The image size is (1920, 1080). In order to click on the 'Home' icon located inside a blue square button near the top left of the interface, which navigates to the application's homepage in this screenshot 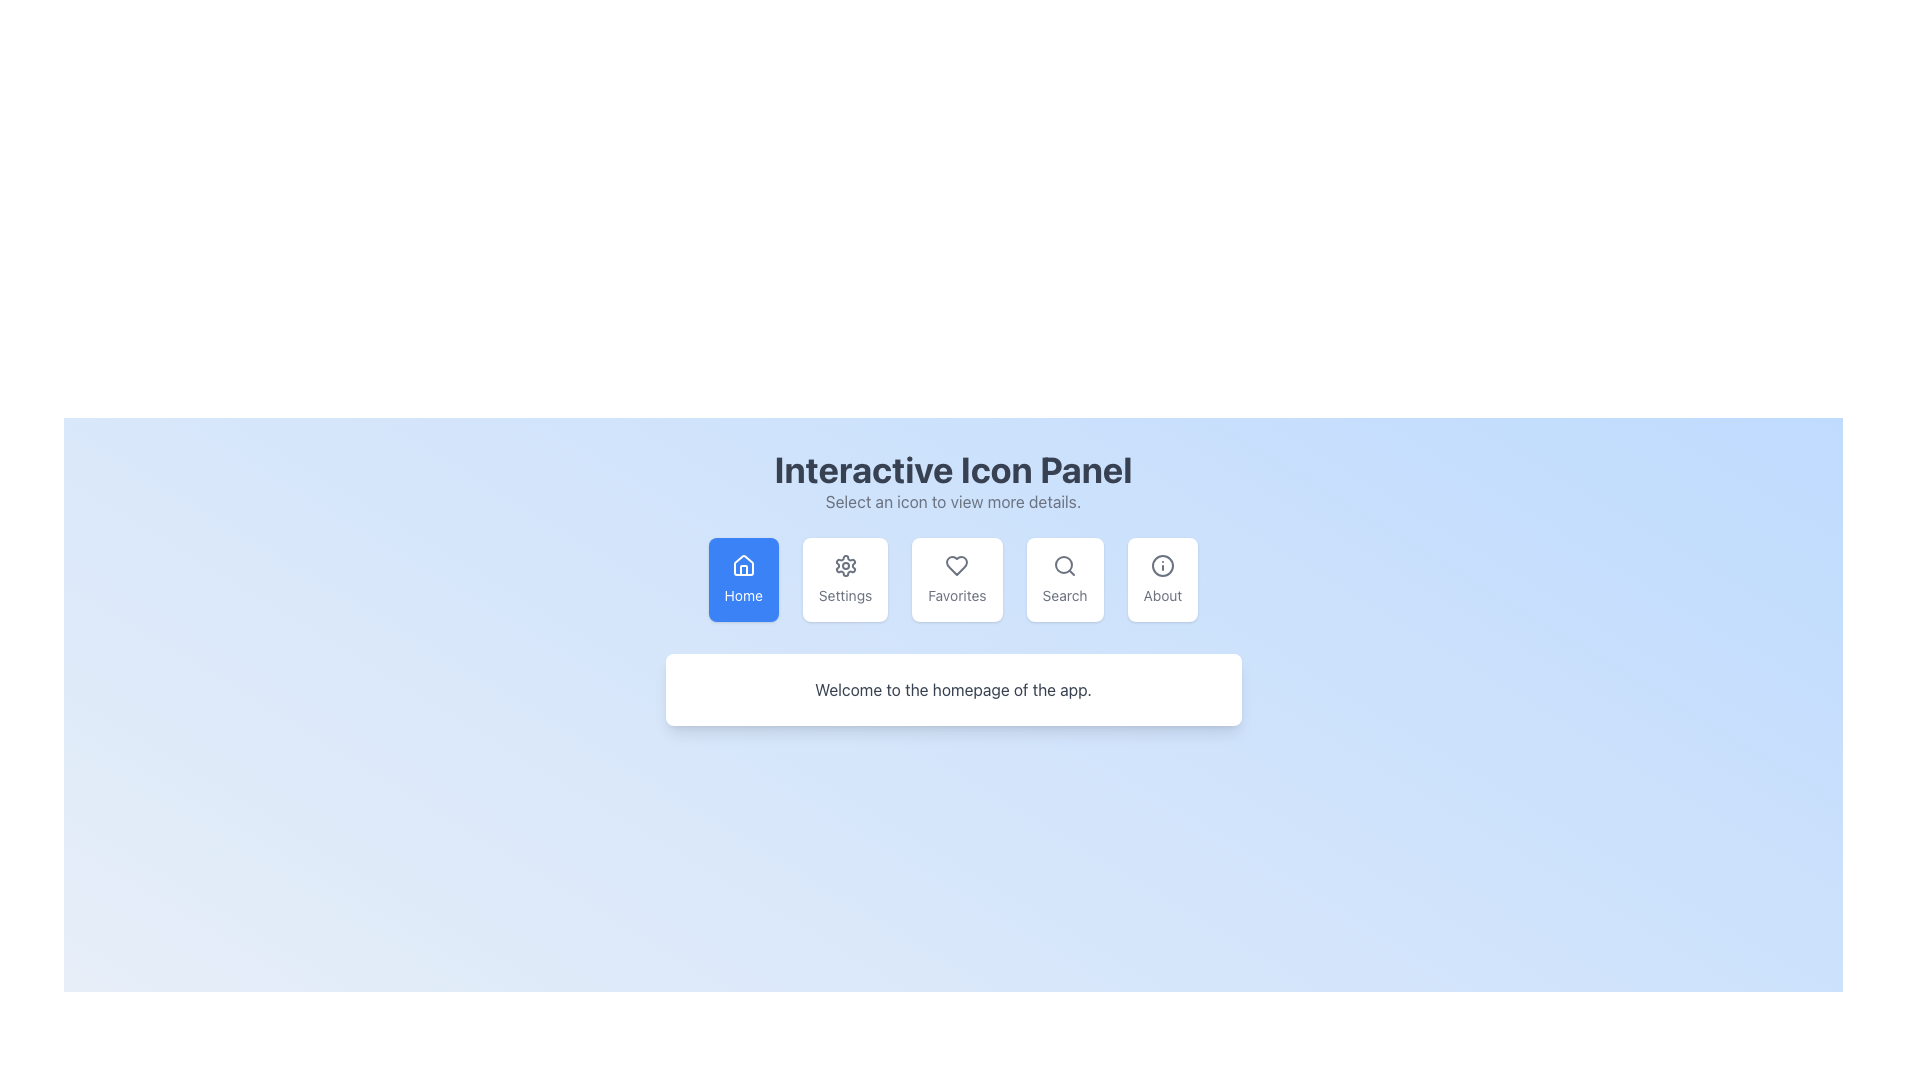, I will do `click(742, 565)`.